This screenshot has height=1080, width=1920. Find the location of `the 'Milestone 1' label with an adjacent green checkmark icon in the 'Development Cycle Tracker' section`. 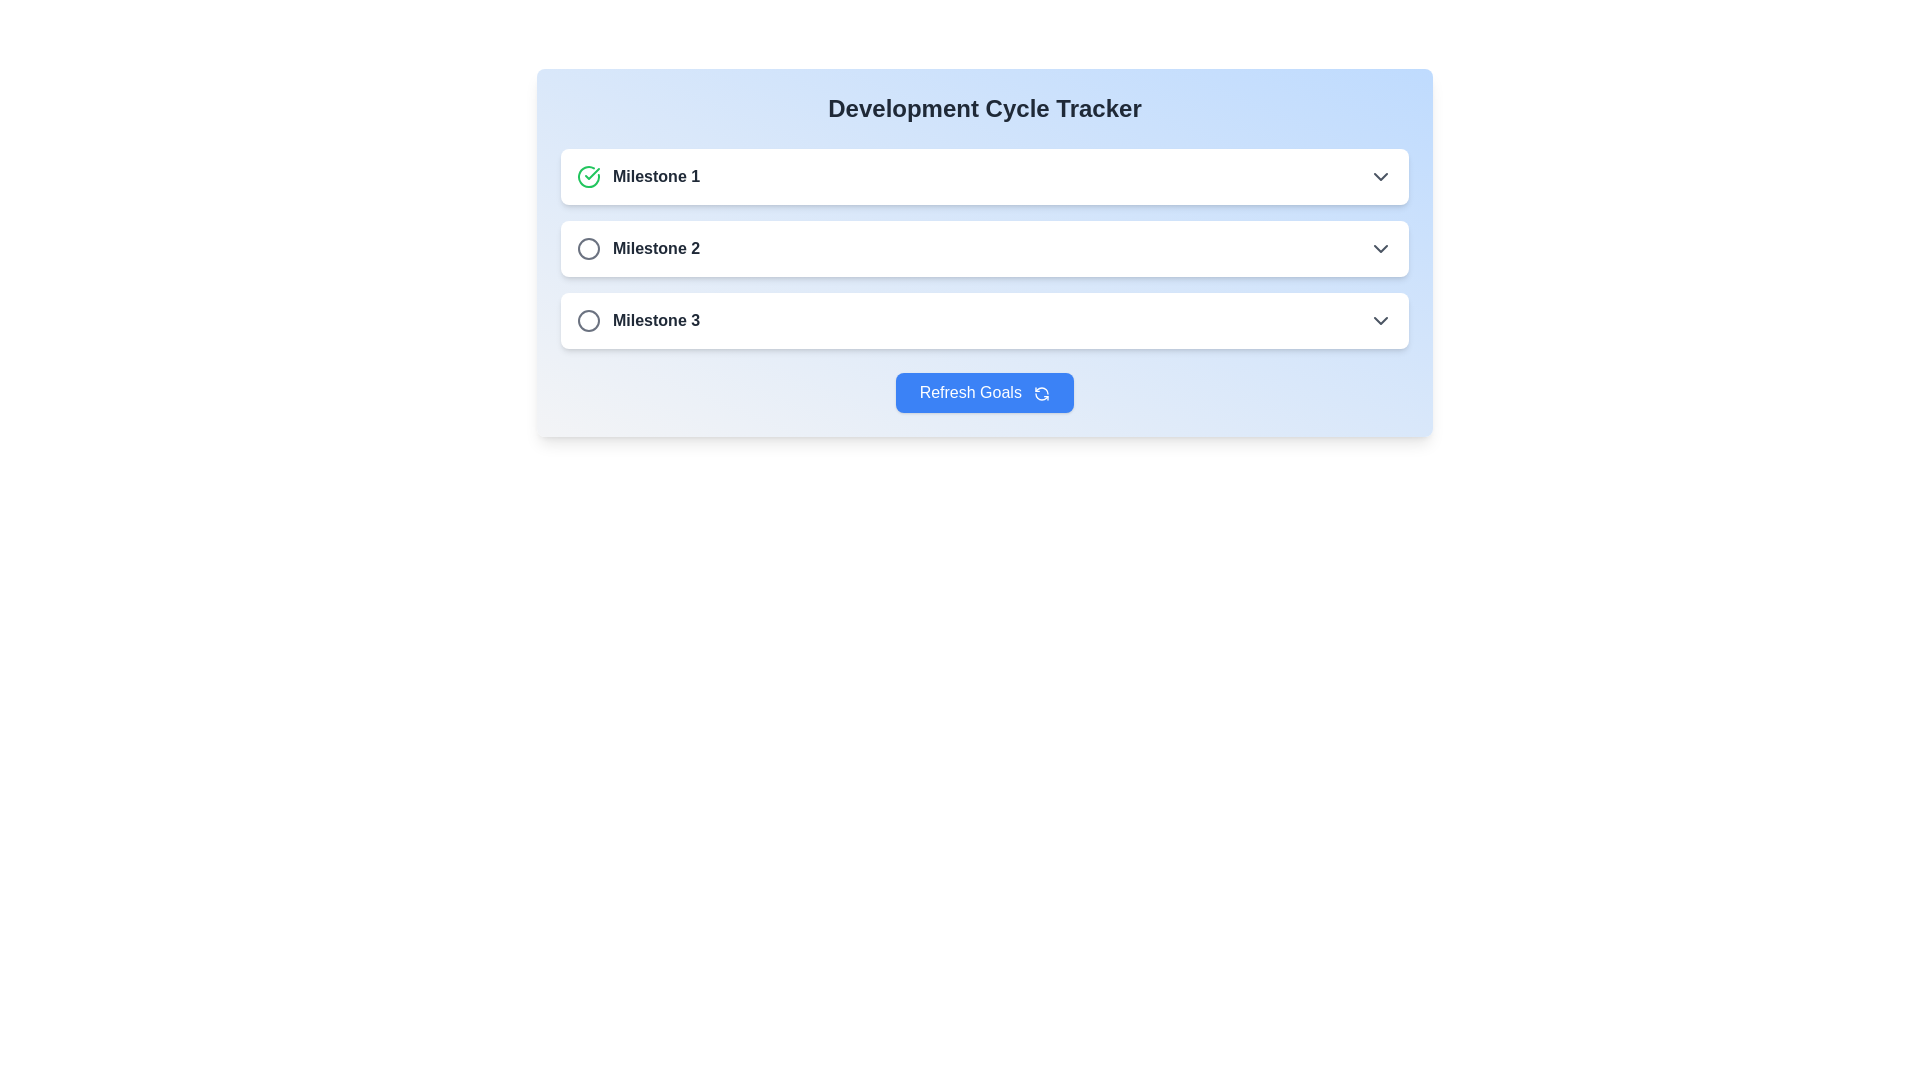

the 'Milestone 1' label with an adjacent green checkmark icon in the 'Development Cycle Tracker' section is located at coordinates (637, 176).